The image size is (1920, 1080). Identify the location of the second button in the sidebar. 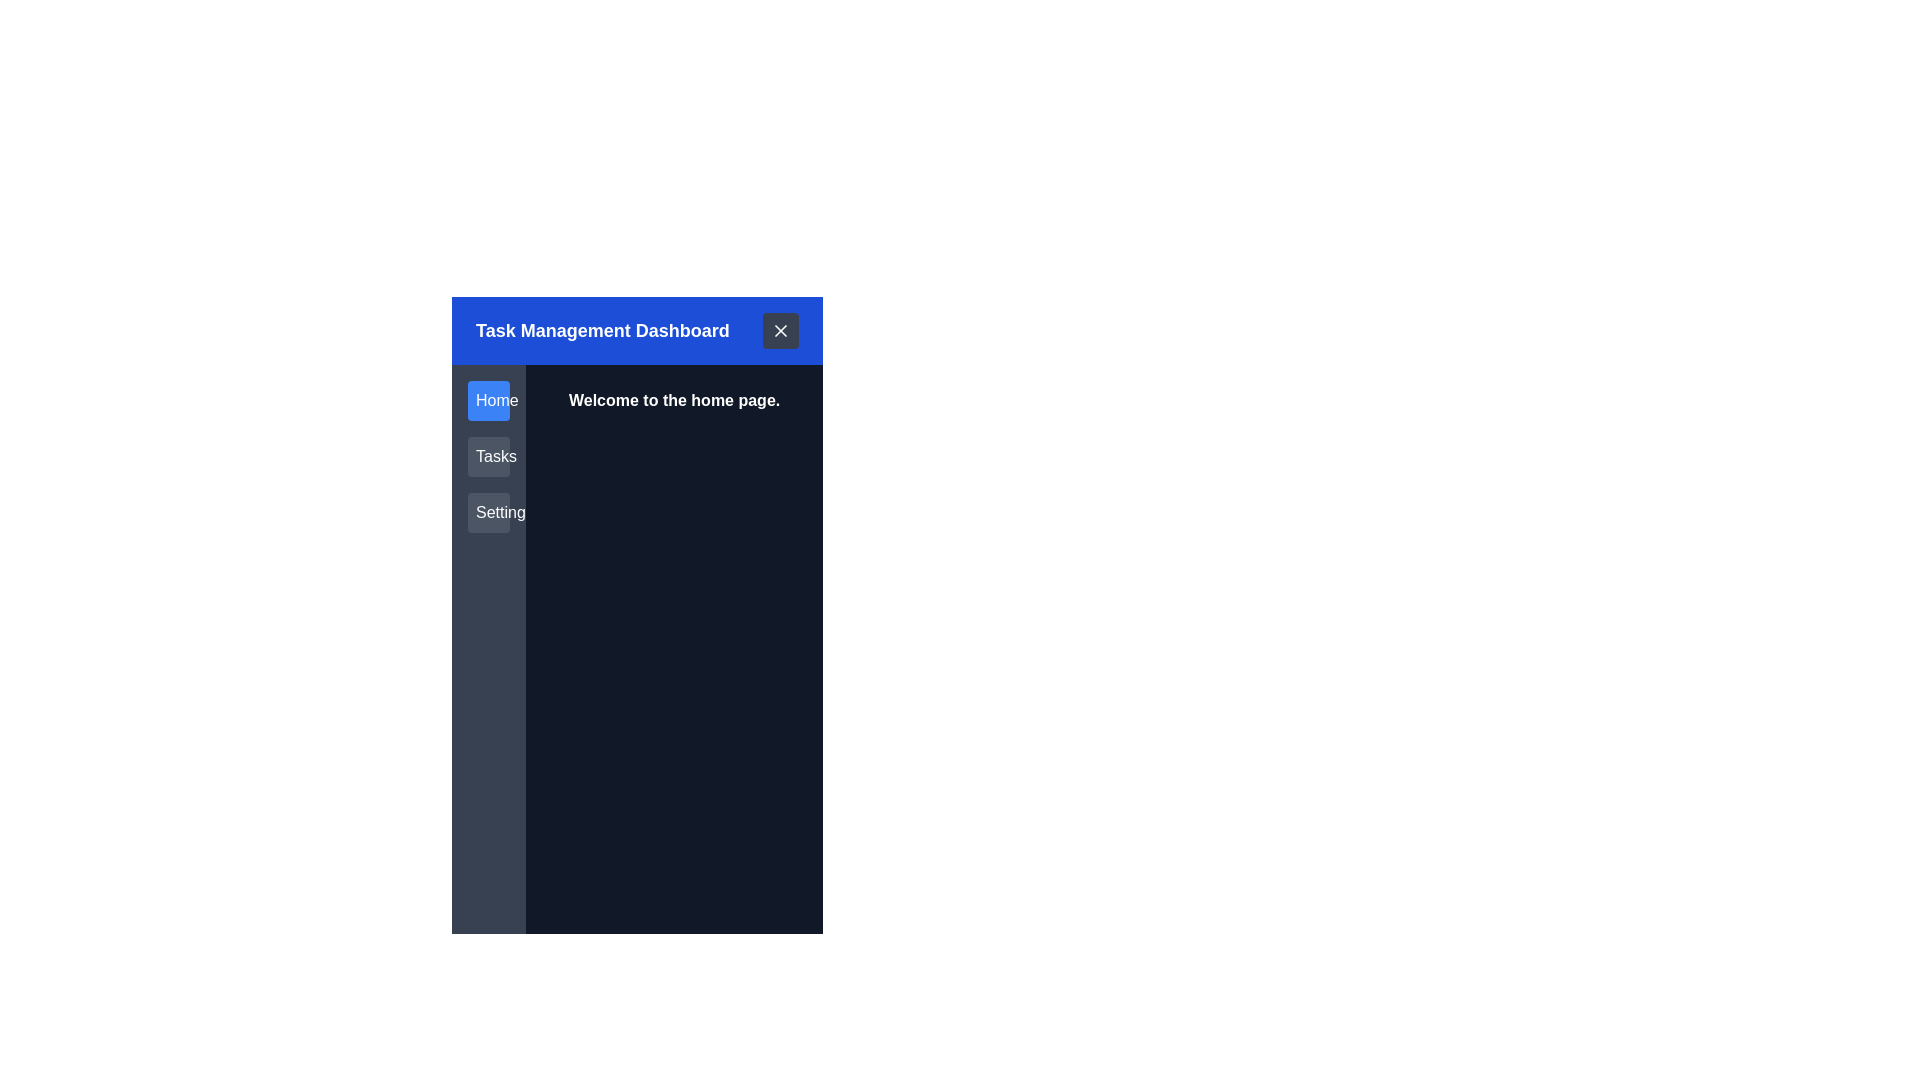
(489, 456).